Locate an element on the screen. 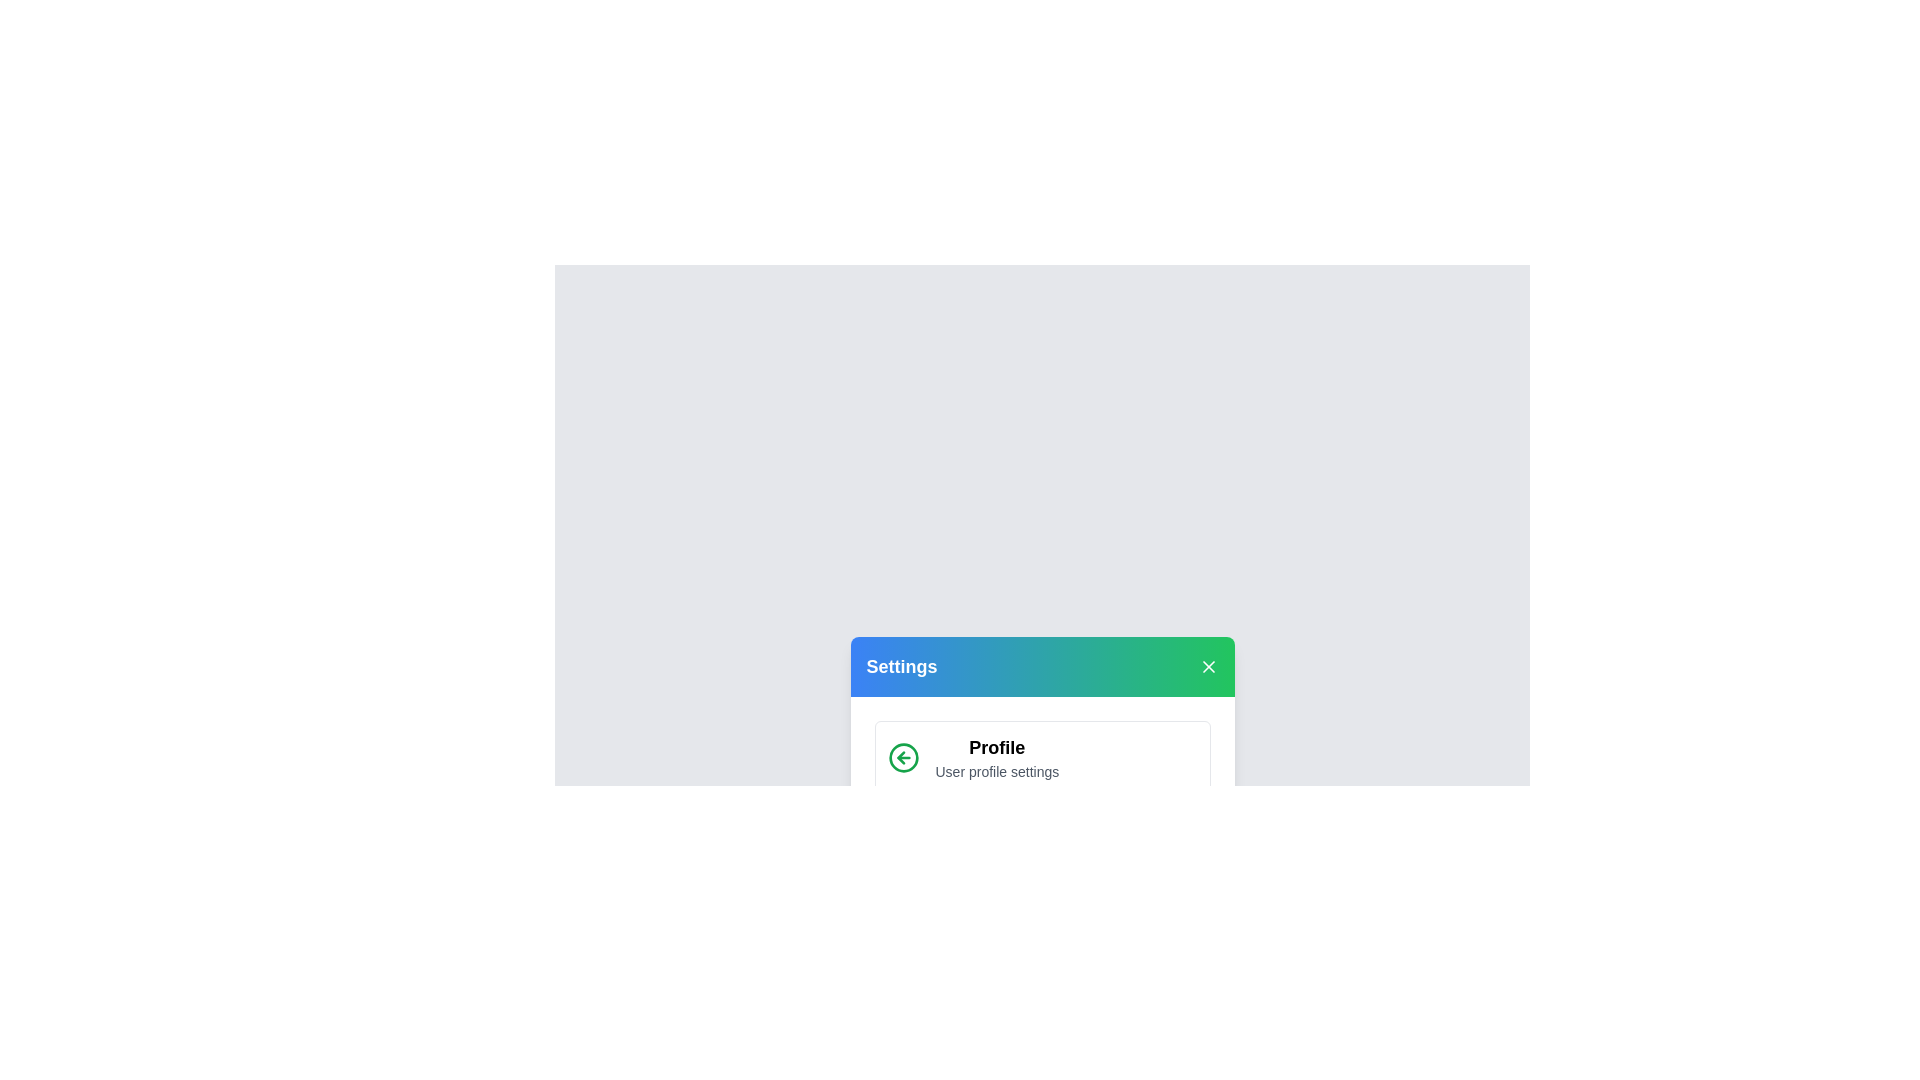 The width and height of the screenshot is (1920, 1080). the close button in the header of the dialog is located at coordinates (1207, 667).